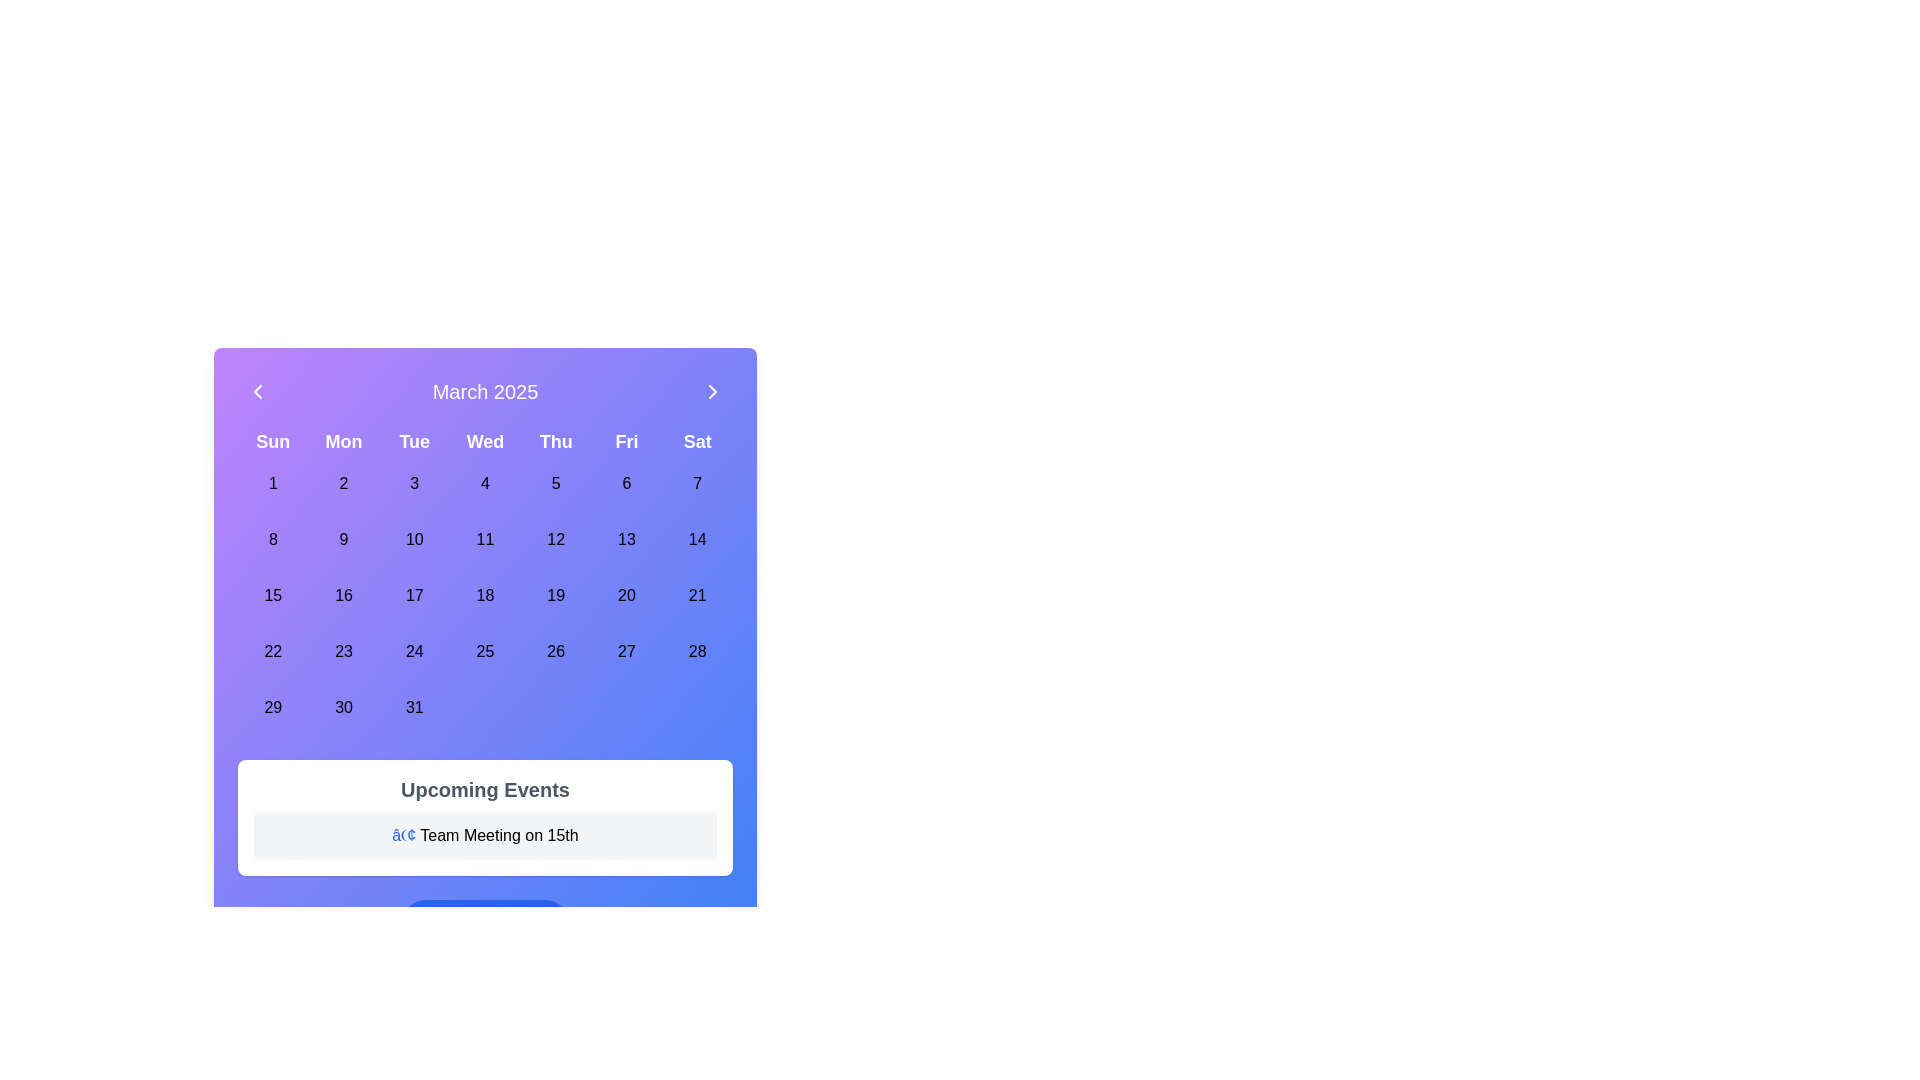 Image resolution: width=1920 pixels, height=1080 pixels. Describe the element at coordinates (697, 483) in the screenshot. I see `the button representing the date '7' in the calendar interface` at that location.